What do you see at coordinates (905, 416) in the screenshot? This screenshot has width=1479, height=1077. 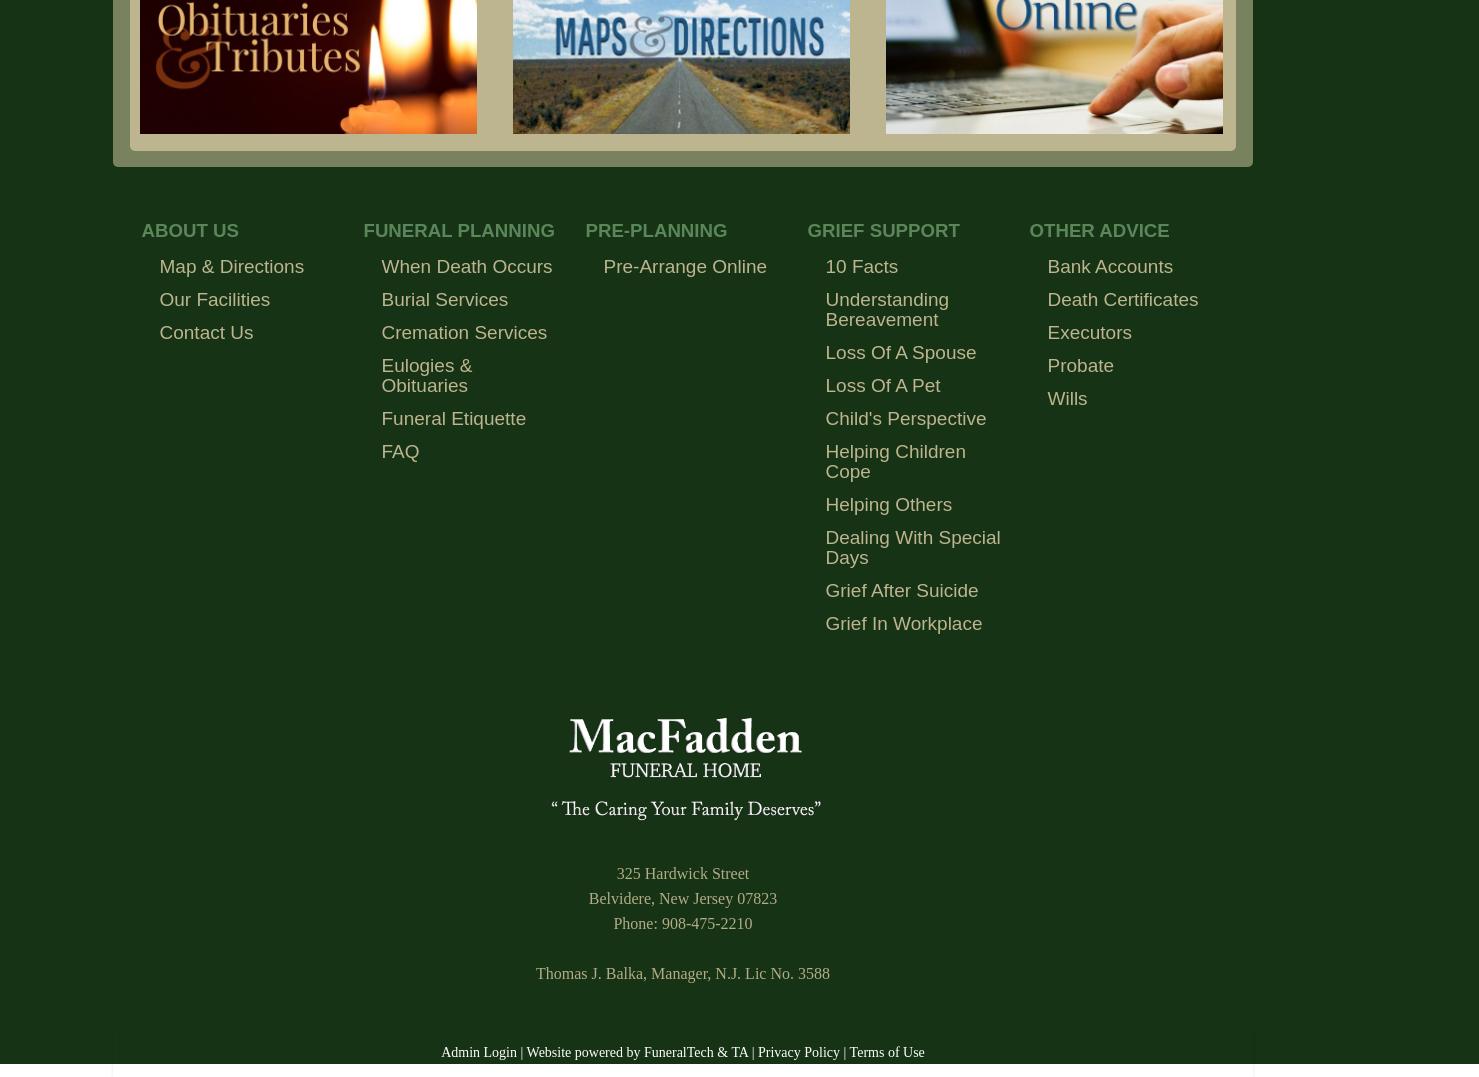 I see `'Child's Perspective'` at bounding box center [905, 416].